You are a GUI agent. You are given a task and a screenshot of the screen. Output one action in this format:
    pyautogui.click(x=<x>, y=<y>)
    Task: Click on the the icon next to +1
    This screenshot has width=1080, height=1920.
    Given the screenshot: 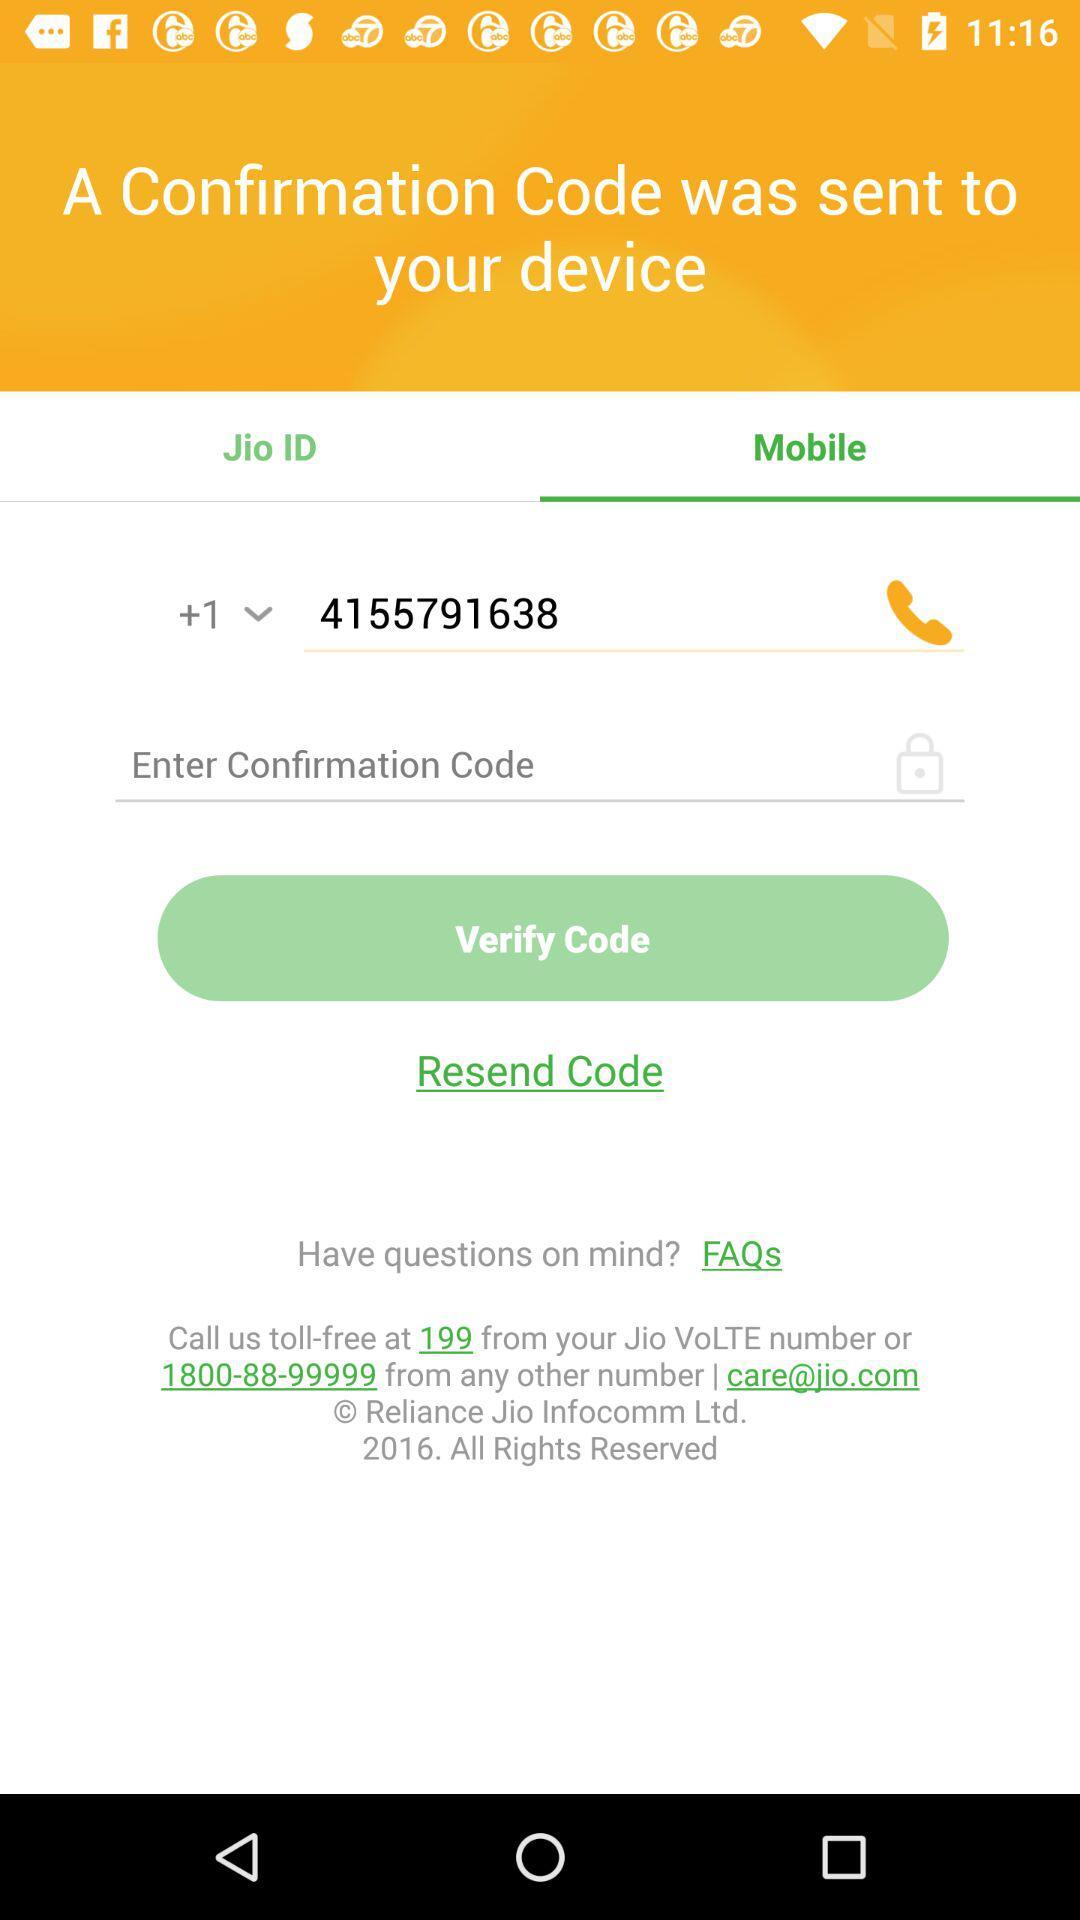 What is the action you would take?
    pyautogui.click(x=257, y=613)
    